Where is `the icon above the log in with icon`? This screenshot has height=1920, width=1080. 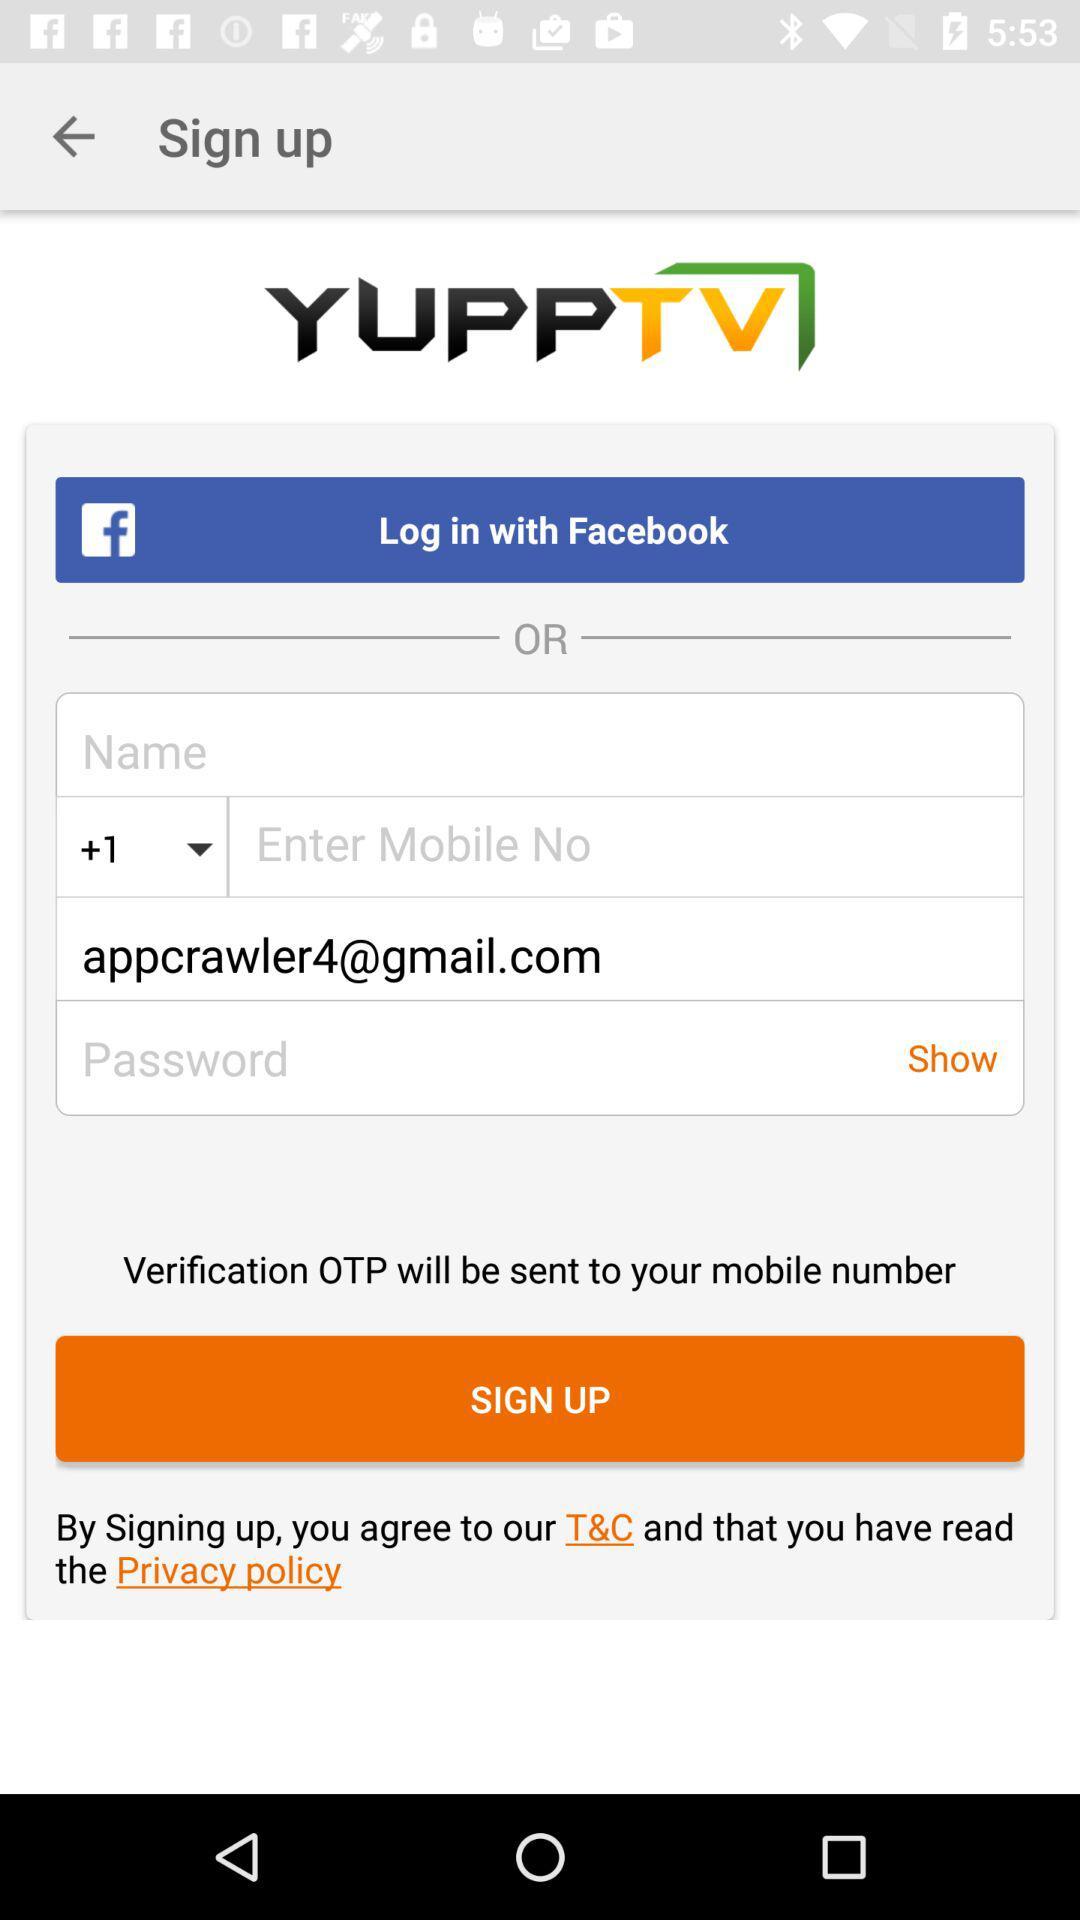
the icon above the log in with icon is located at coordinates (72, 135).